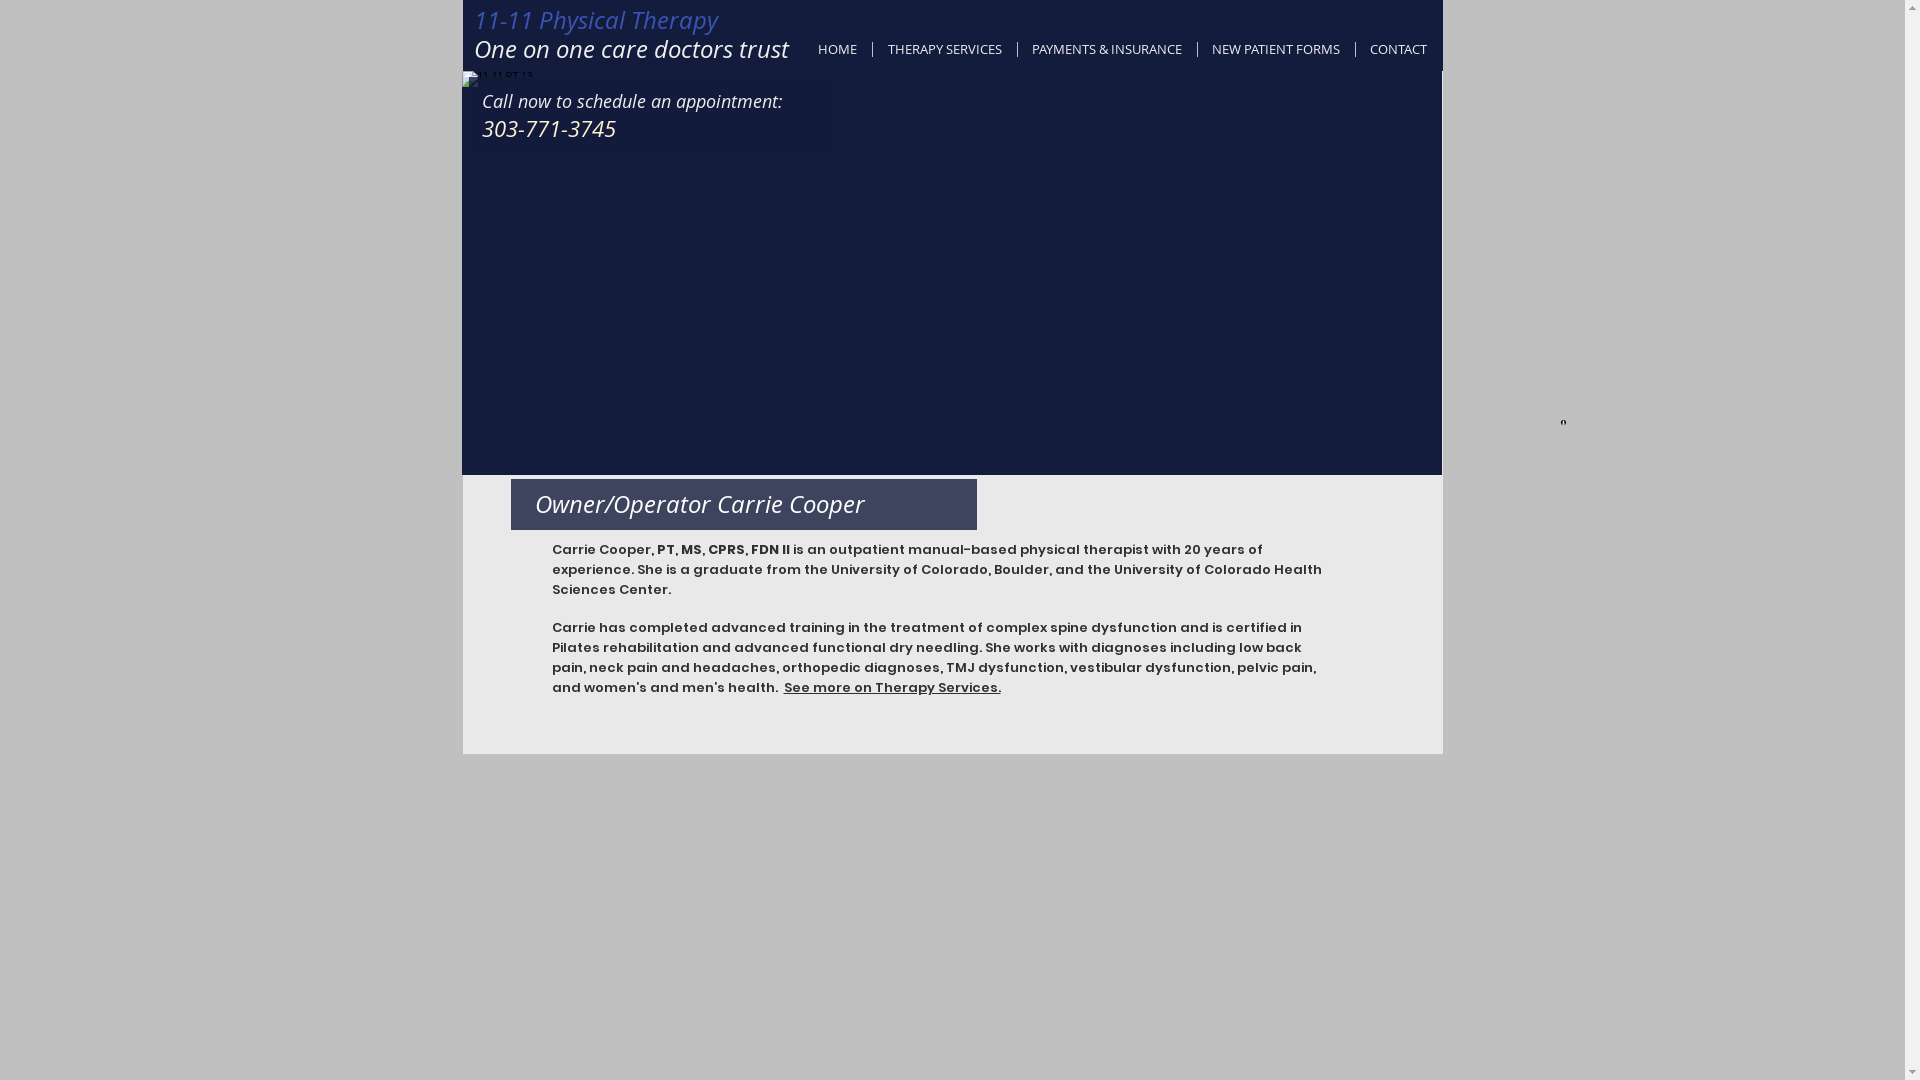 Image resolution: width=1920 pixels, height=1080 pixels. What do you see at coordinates (782, 686) in the screenshot?
I see `'See more on Therapy Services.'` at bounding box center [782, 686].